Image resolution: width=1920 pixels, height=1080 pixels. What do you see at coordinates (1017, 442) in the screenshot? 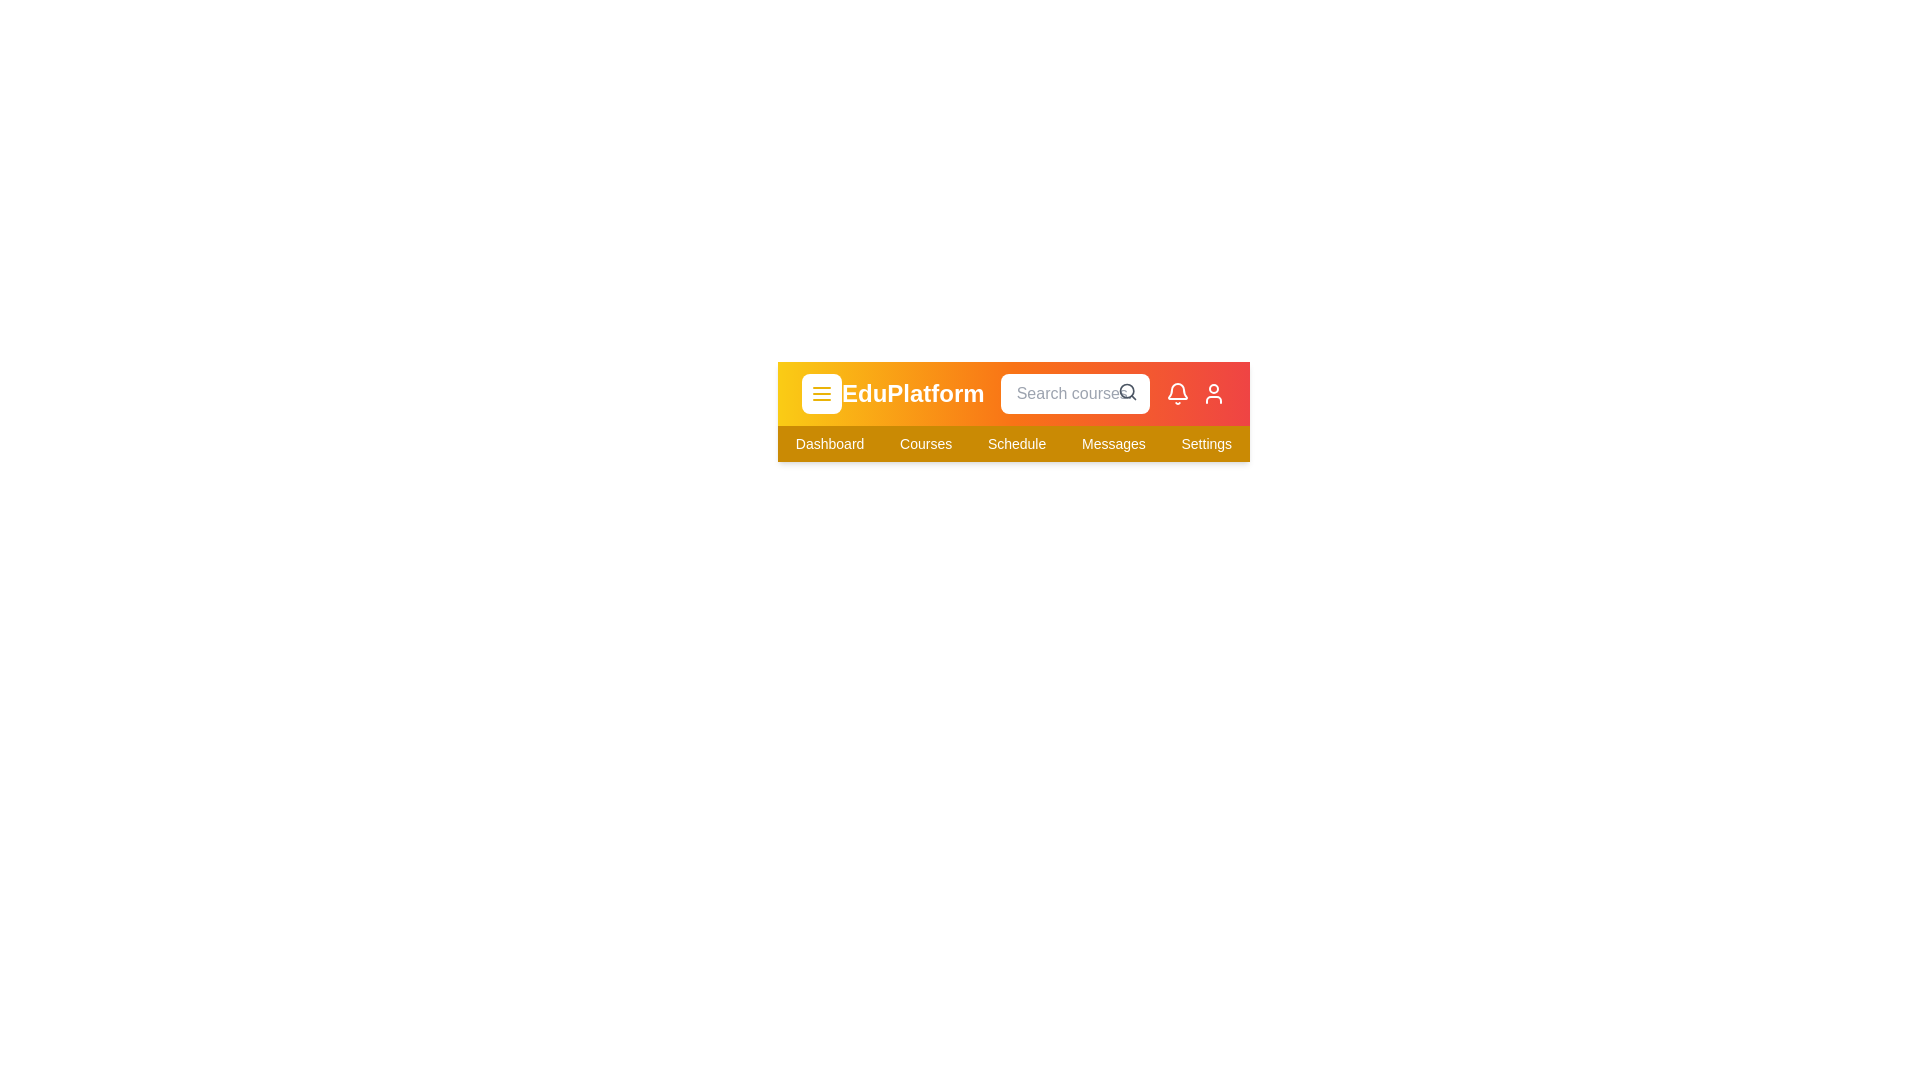
I see `the navigation item Schedule` at bounding box center [1017, 442].